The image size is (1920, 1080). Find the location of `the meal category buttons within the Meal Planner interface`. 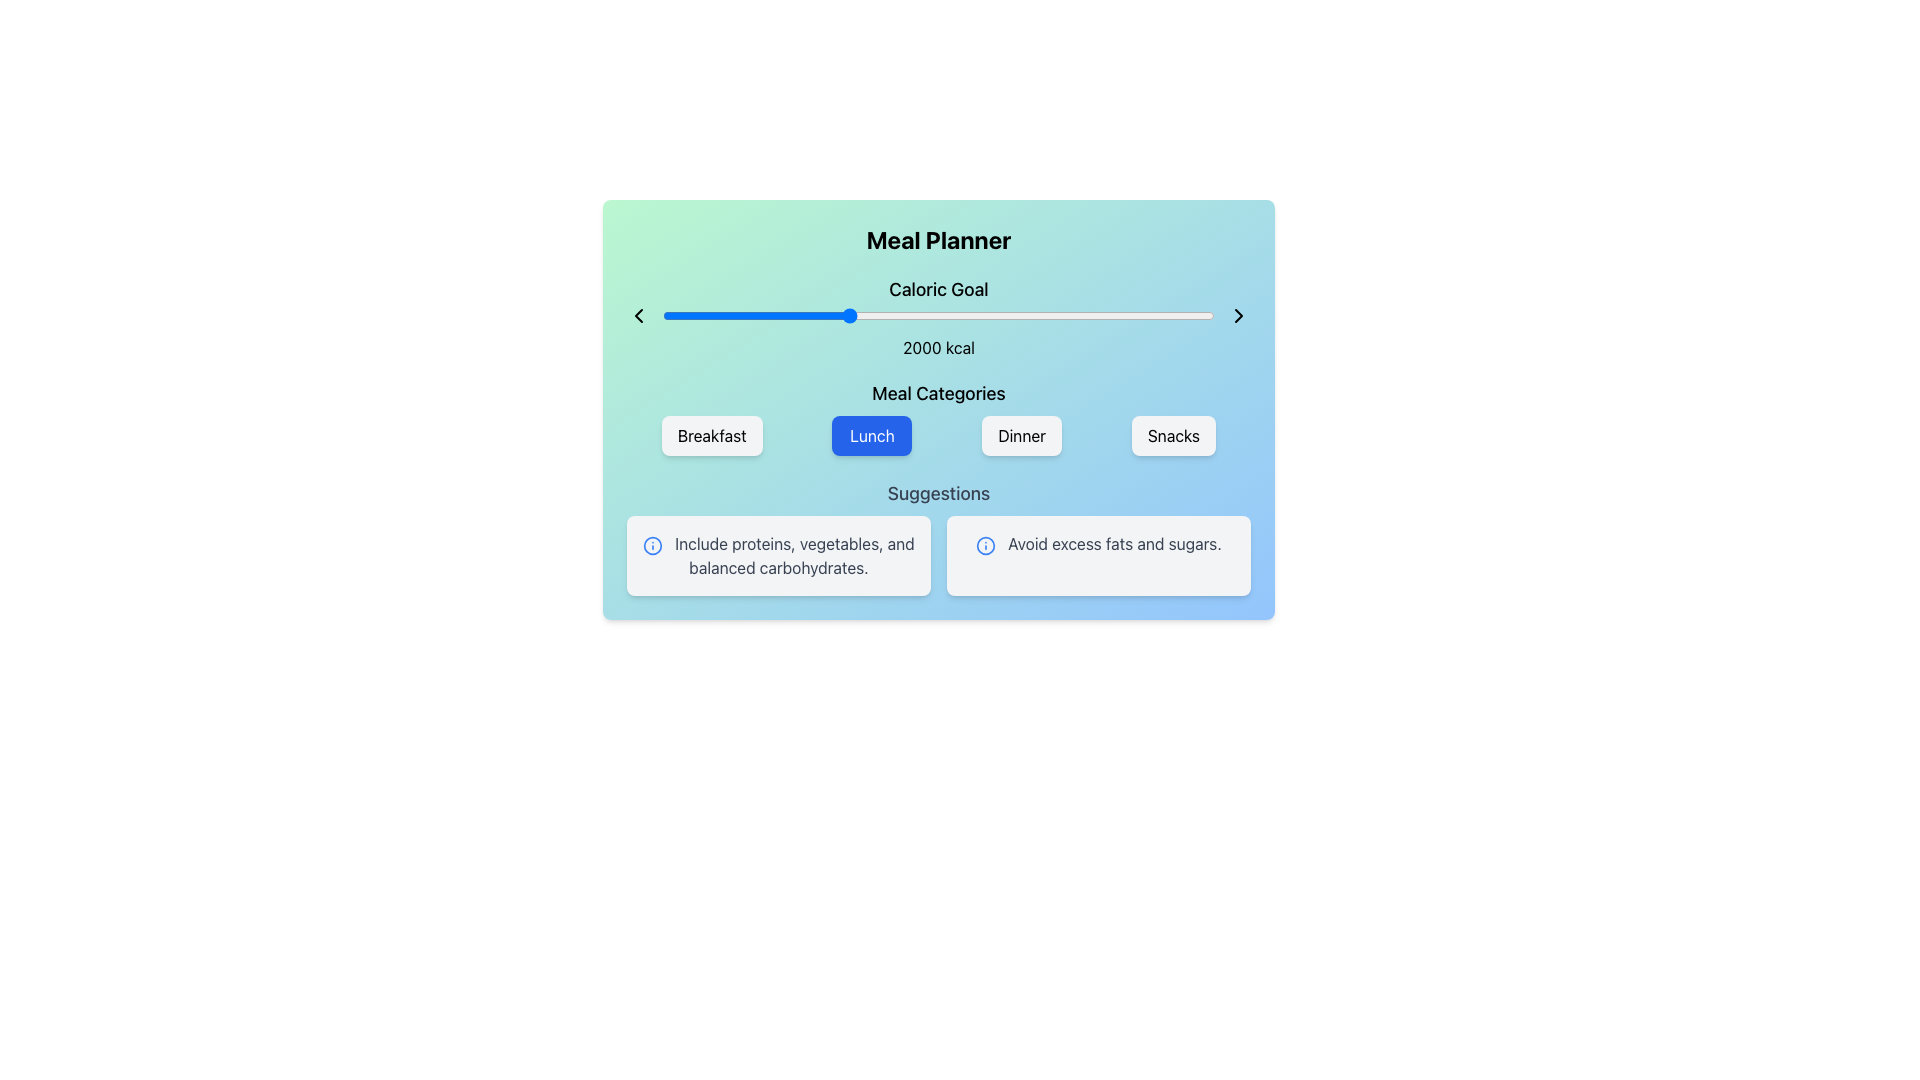

the meal category buttons within the Meal Planner interface is located at coordinates (938, 408).